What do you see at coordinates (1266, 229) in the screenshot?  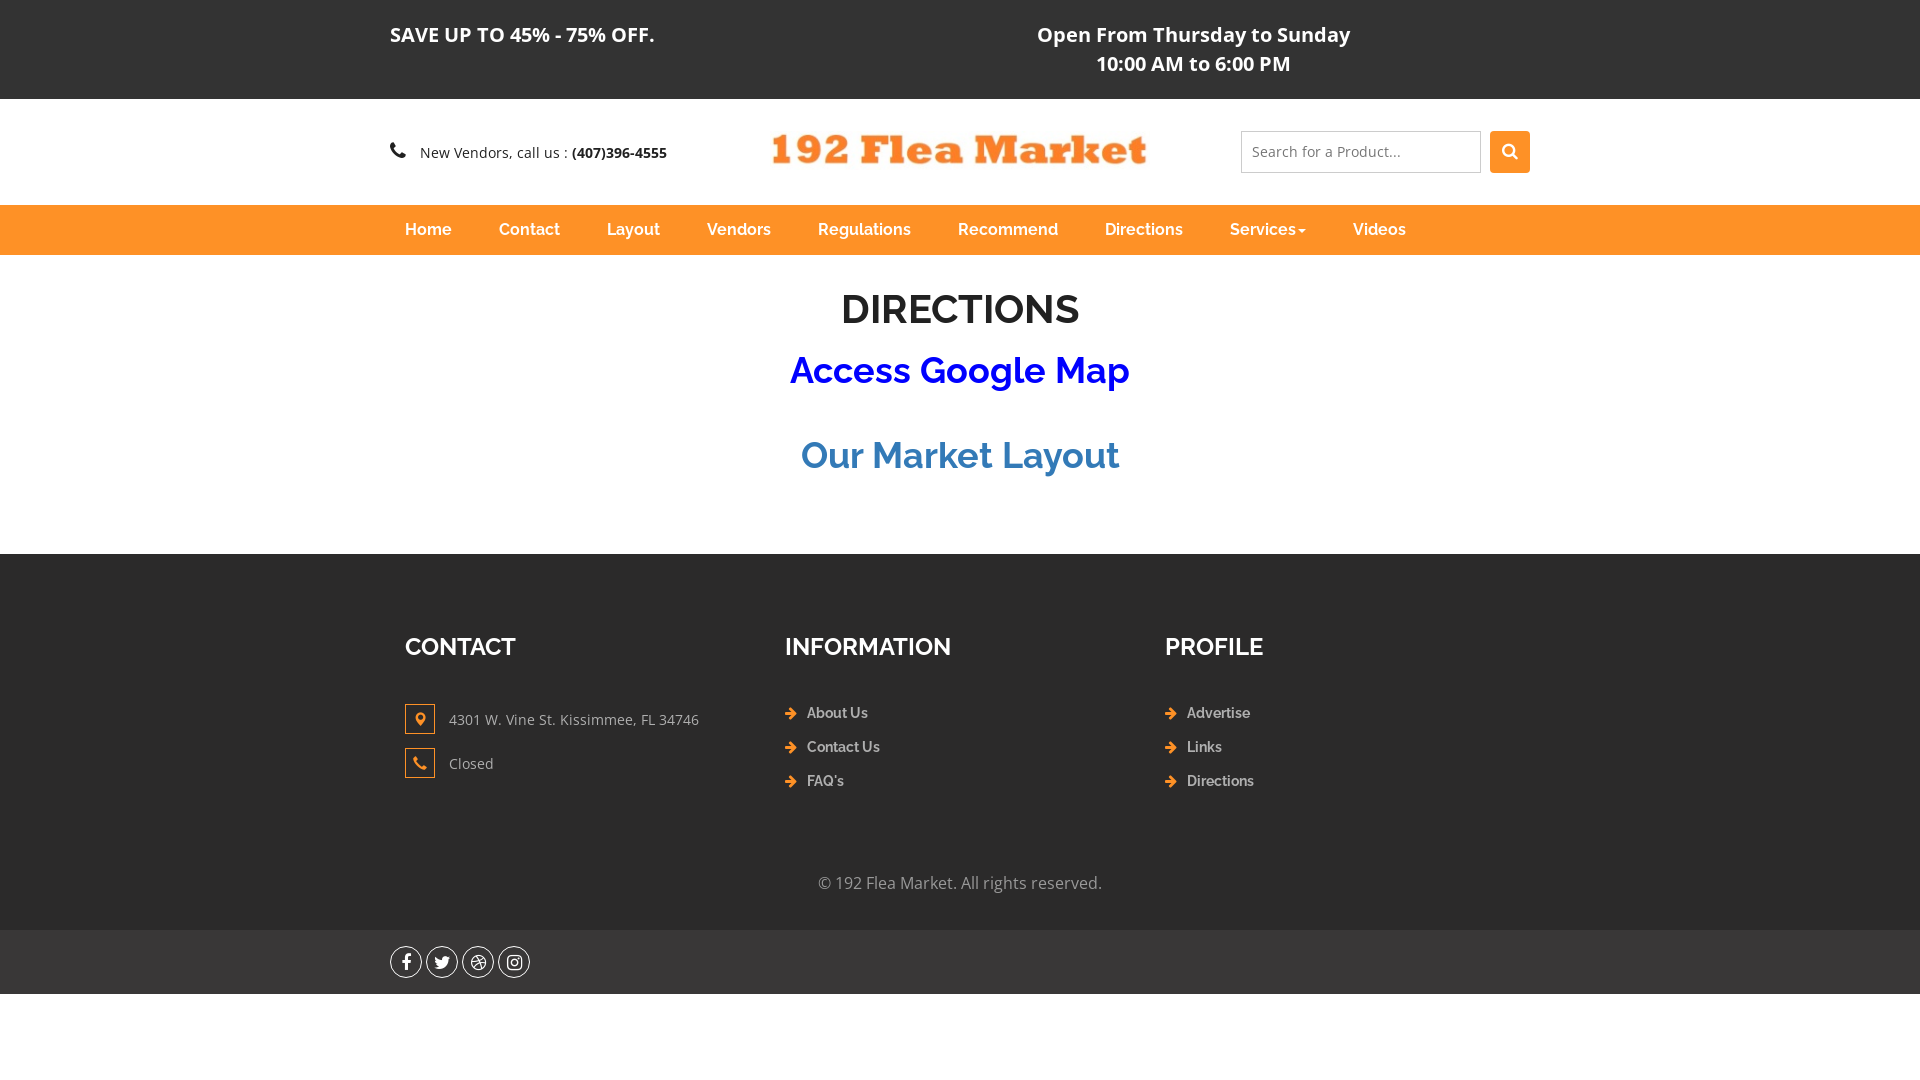 I see `'Services'` at bounding box center [1266, 229].